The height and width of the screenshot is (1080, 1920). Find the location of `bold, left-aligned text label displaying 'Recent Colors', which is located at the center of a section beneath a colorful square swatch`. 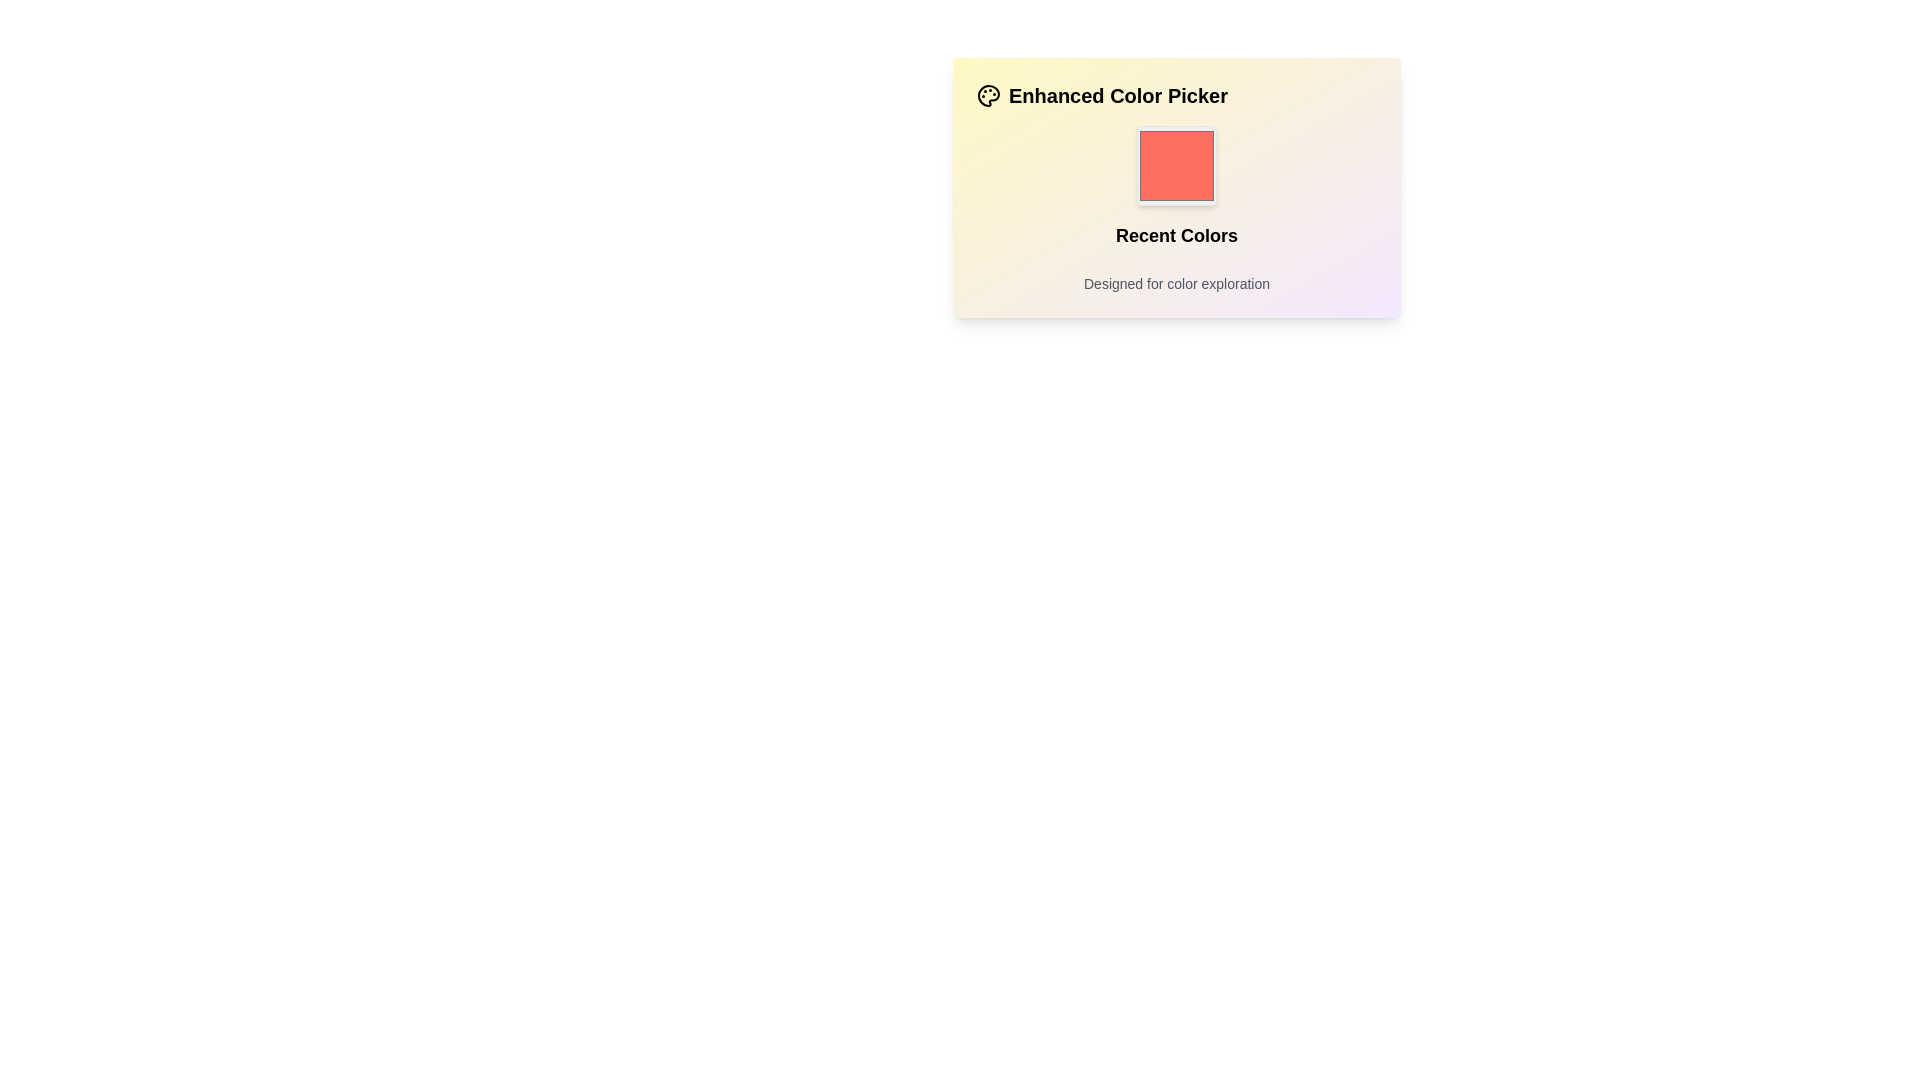

bold, left-aligned text label displaying 'Recent Colors', which is located at the center of a section beneath a colorful square swatch is located at coordinates (1176, 234).